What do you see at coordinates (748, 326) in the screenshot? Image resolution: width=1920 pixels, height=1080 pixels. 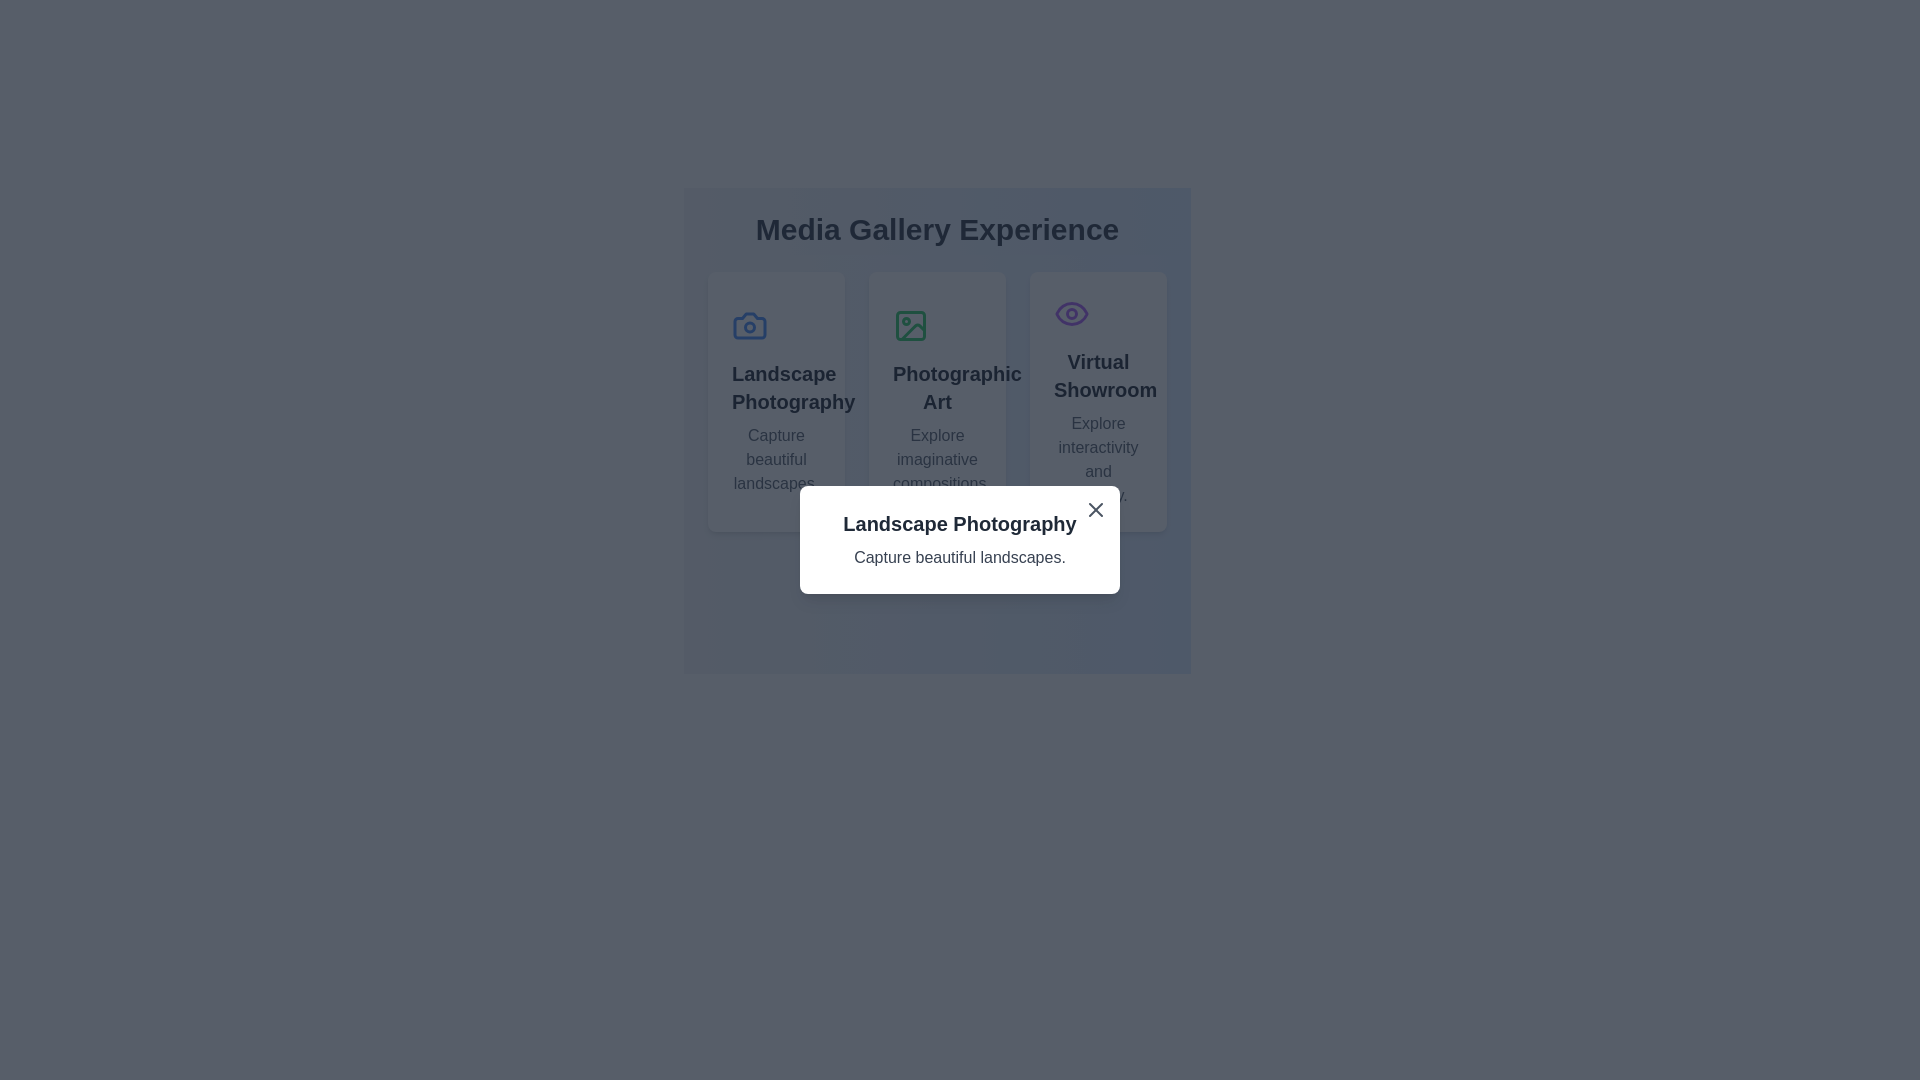 I see `the decorative circular detail (SVG circle) within the camera icon on the leftmost 'Landscape Photography' card` at bounding box center [748, 326].